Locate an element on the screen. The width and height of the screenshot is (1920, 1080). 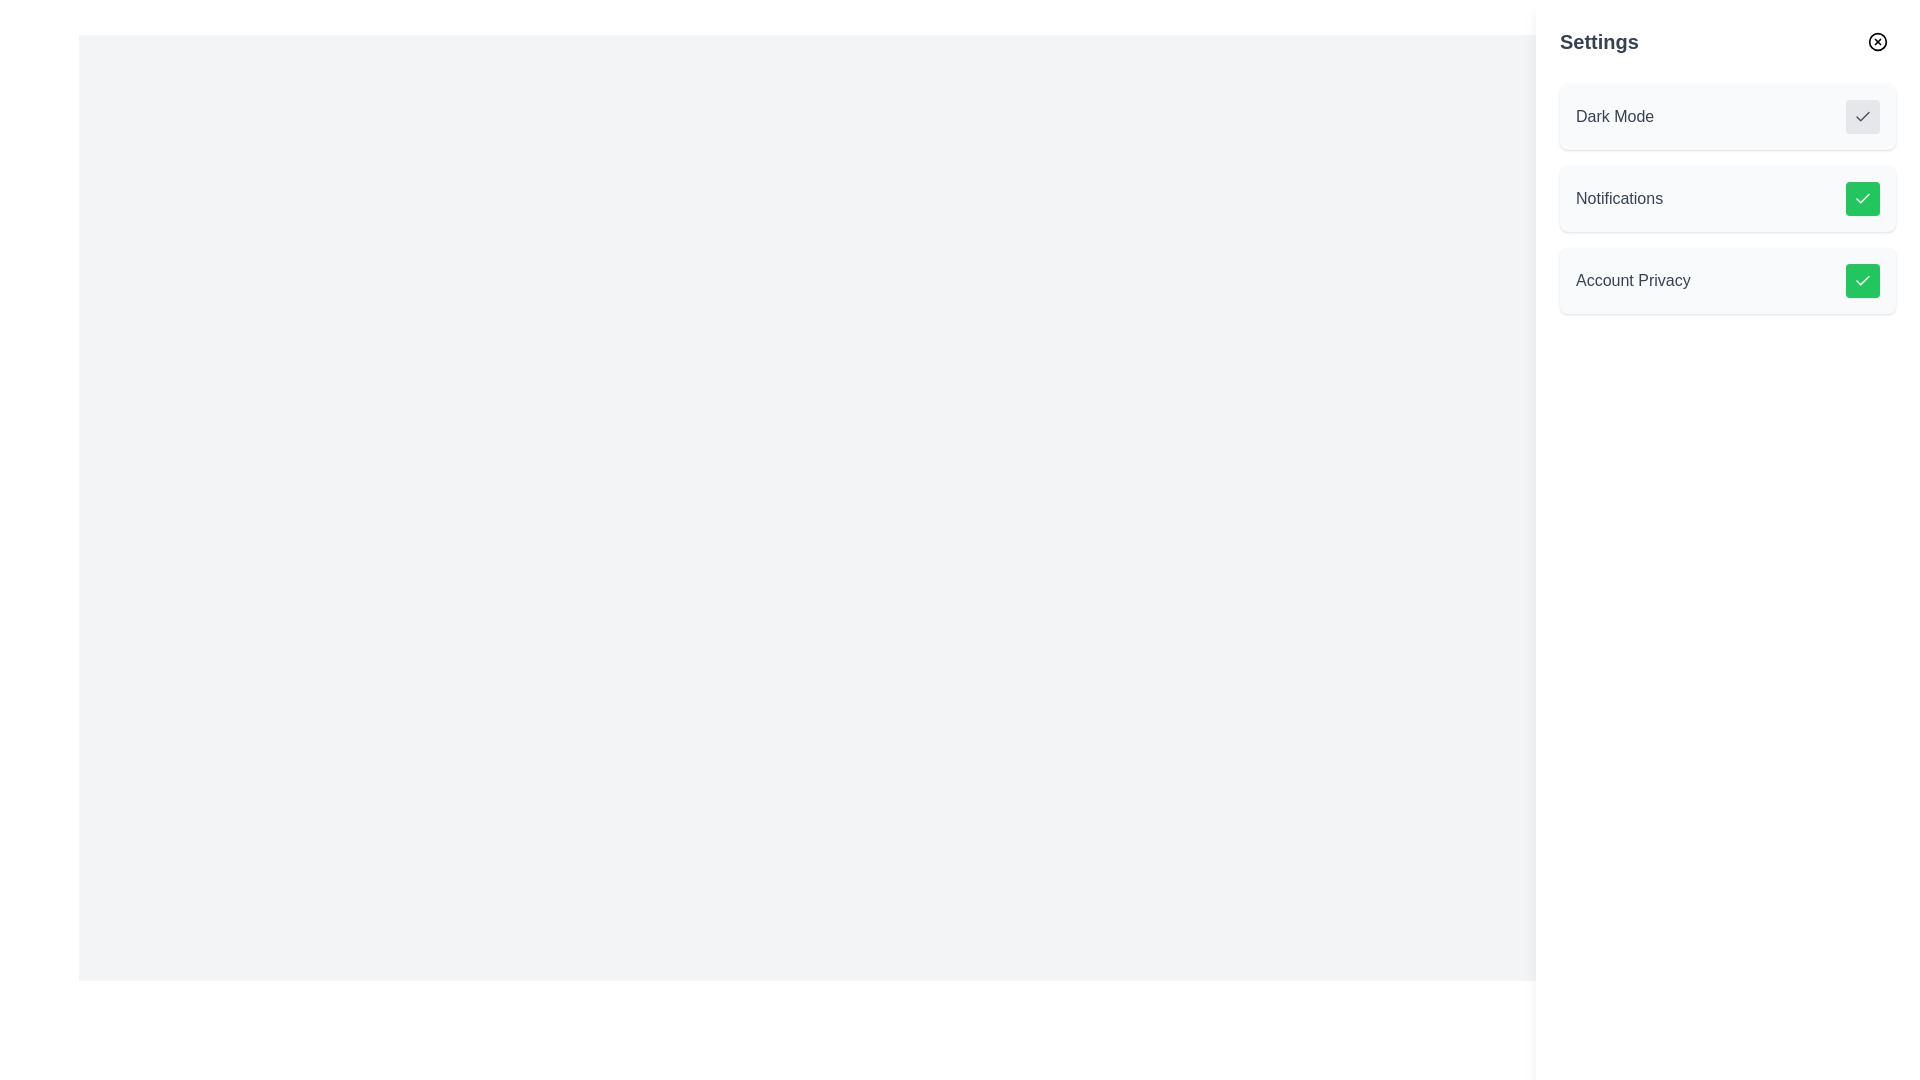
the circular close icon located in the top-right corner of the 'Settings' panel, which is used is located at coordinates (1876, 42).